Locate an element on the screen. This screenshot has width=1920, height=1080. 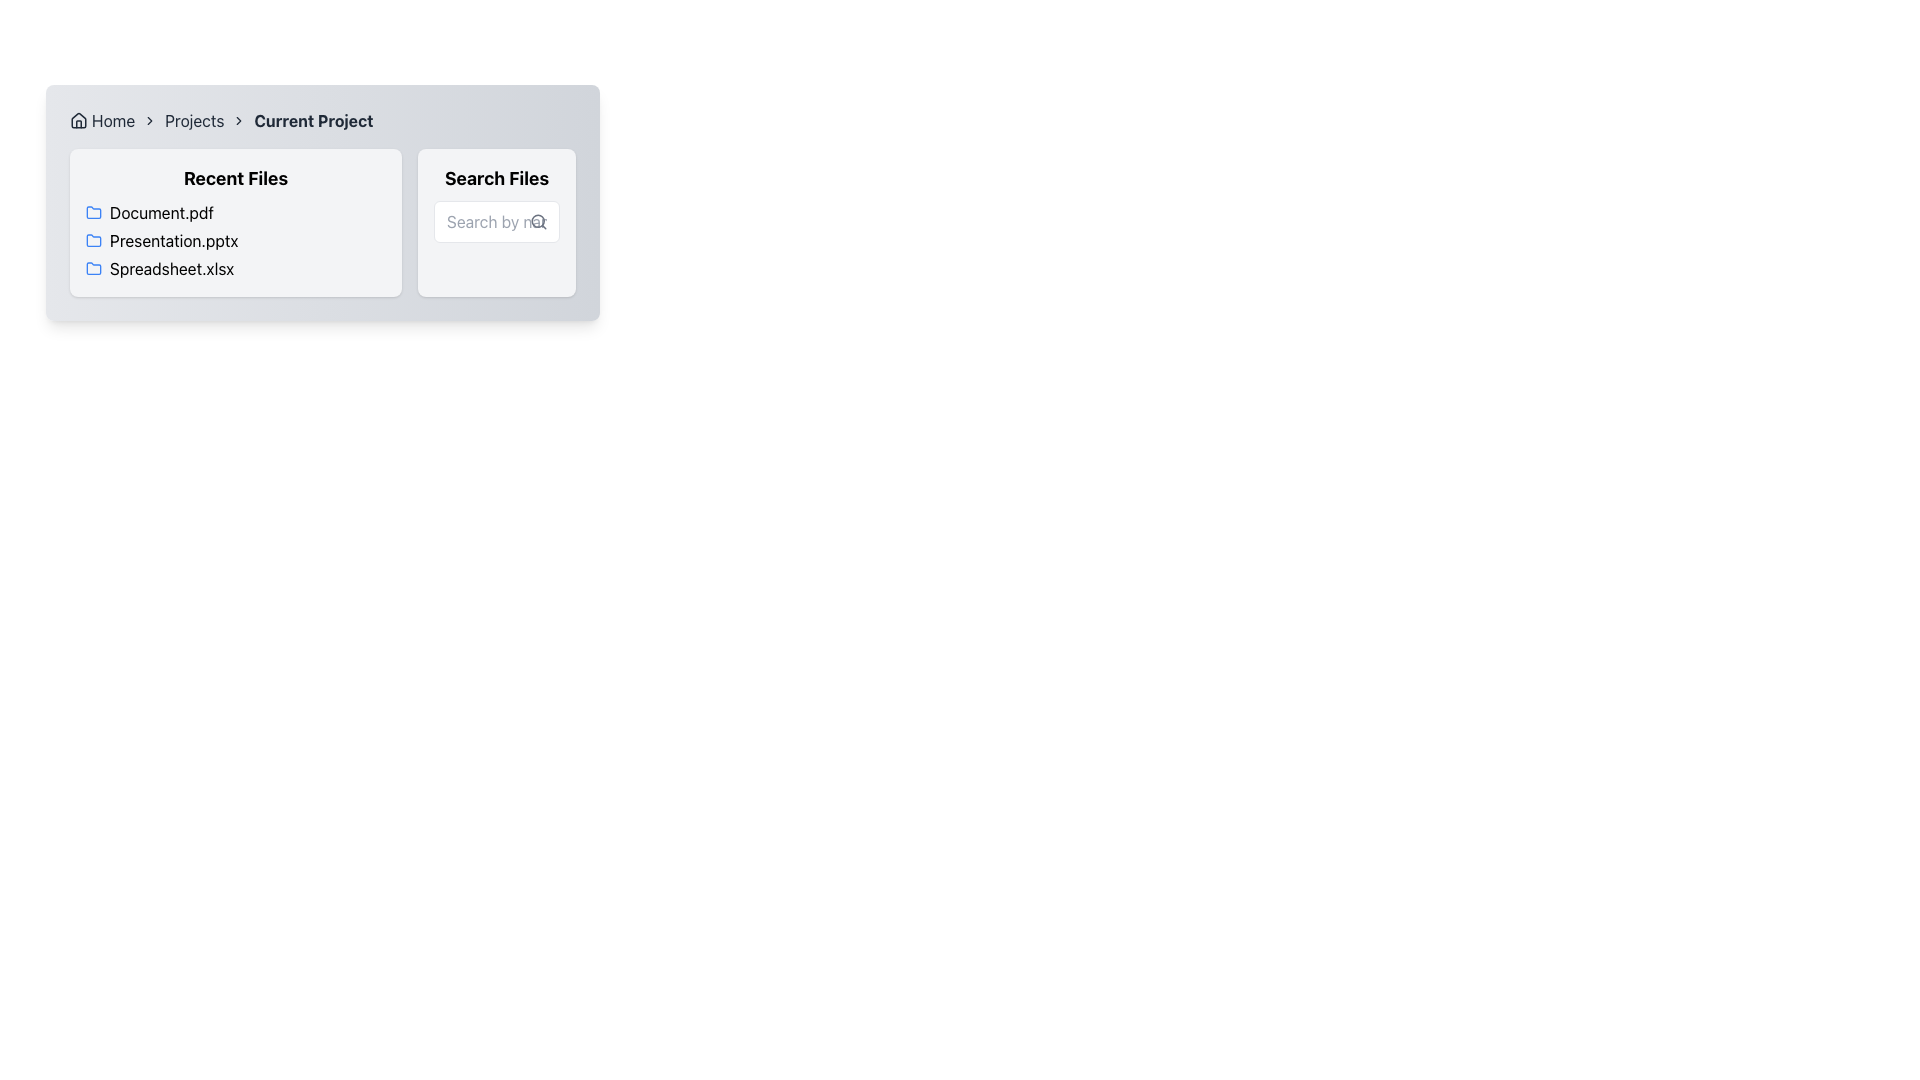
the folder icon in the 'Recent Files' section is located at coordinates (93, 238).